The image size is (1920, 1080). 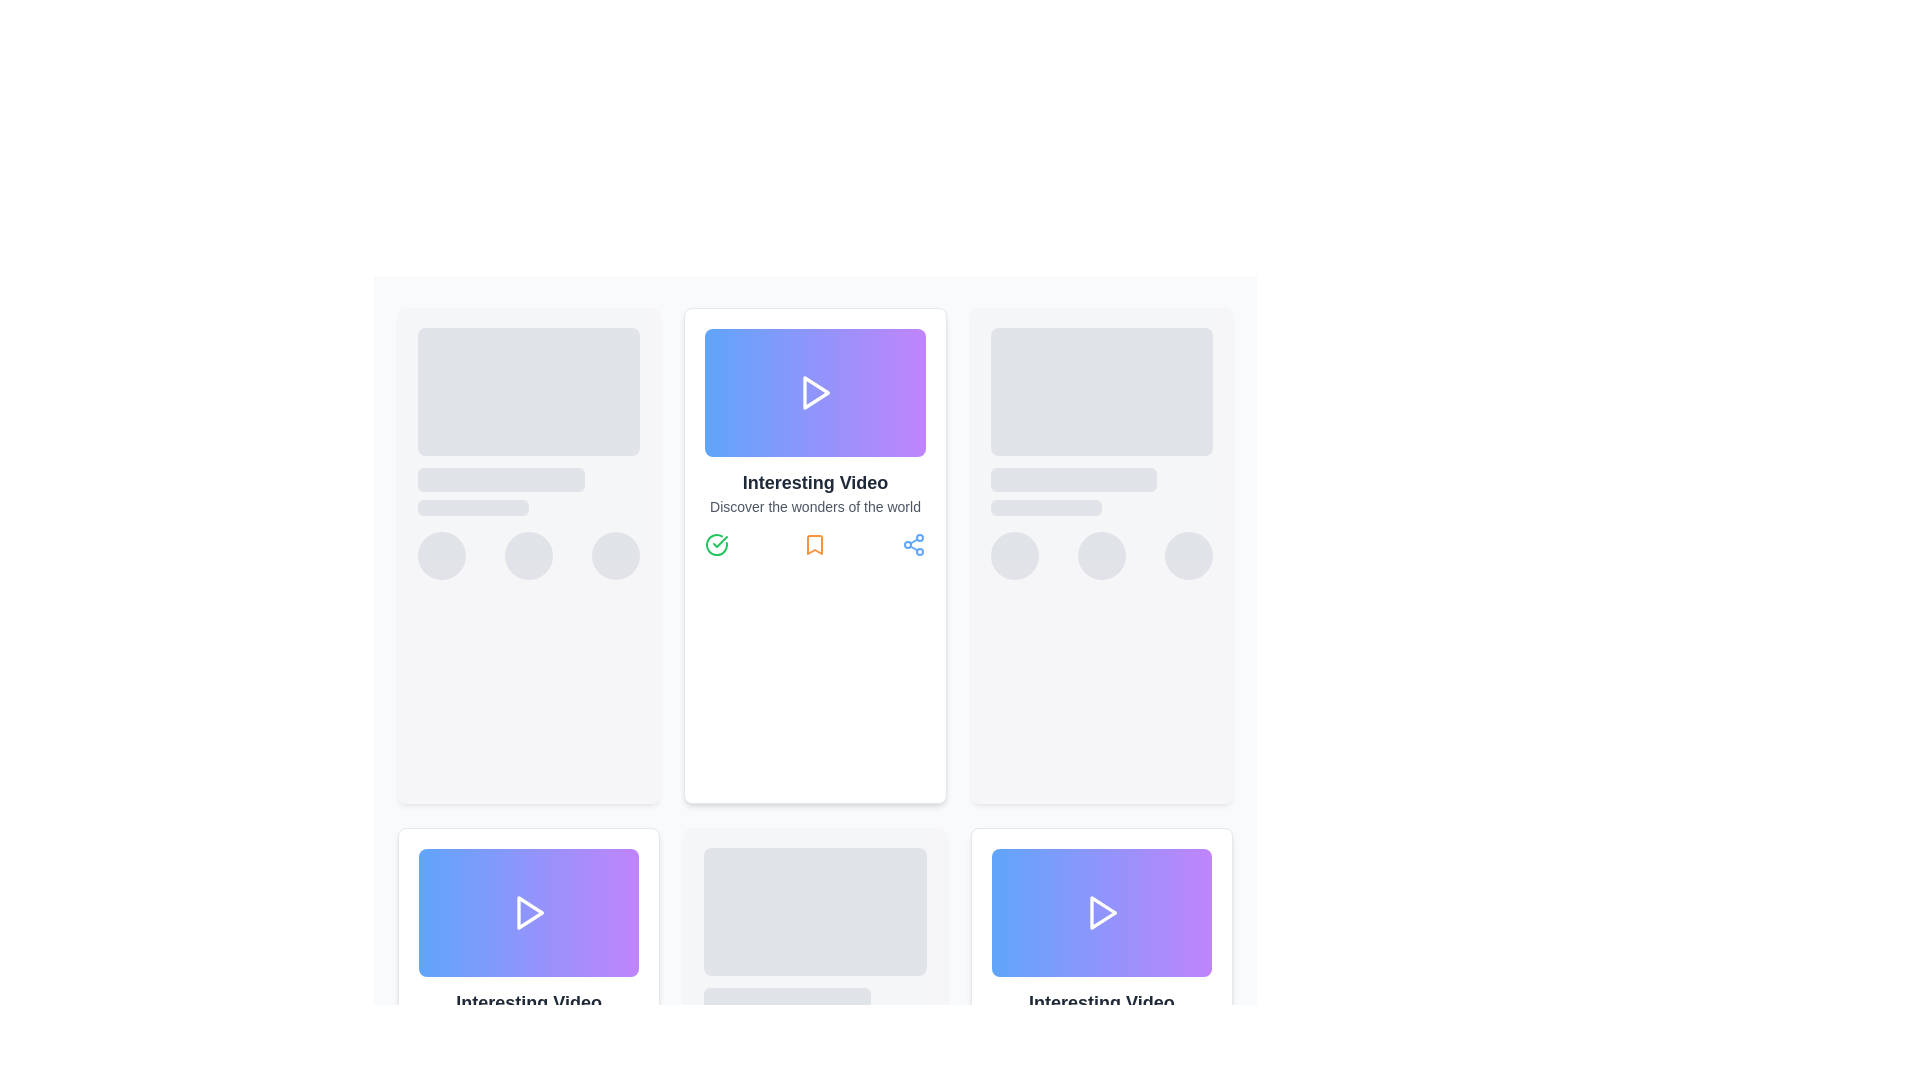 I want to click on the play button, which is a triangular icon located in the center of the gradient-colored header area of the card labeled 'Interesting Video', so click(x=817, y=393).